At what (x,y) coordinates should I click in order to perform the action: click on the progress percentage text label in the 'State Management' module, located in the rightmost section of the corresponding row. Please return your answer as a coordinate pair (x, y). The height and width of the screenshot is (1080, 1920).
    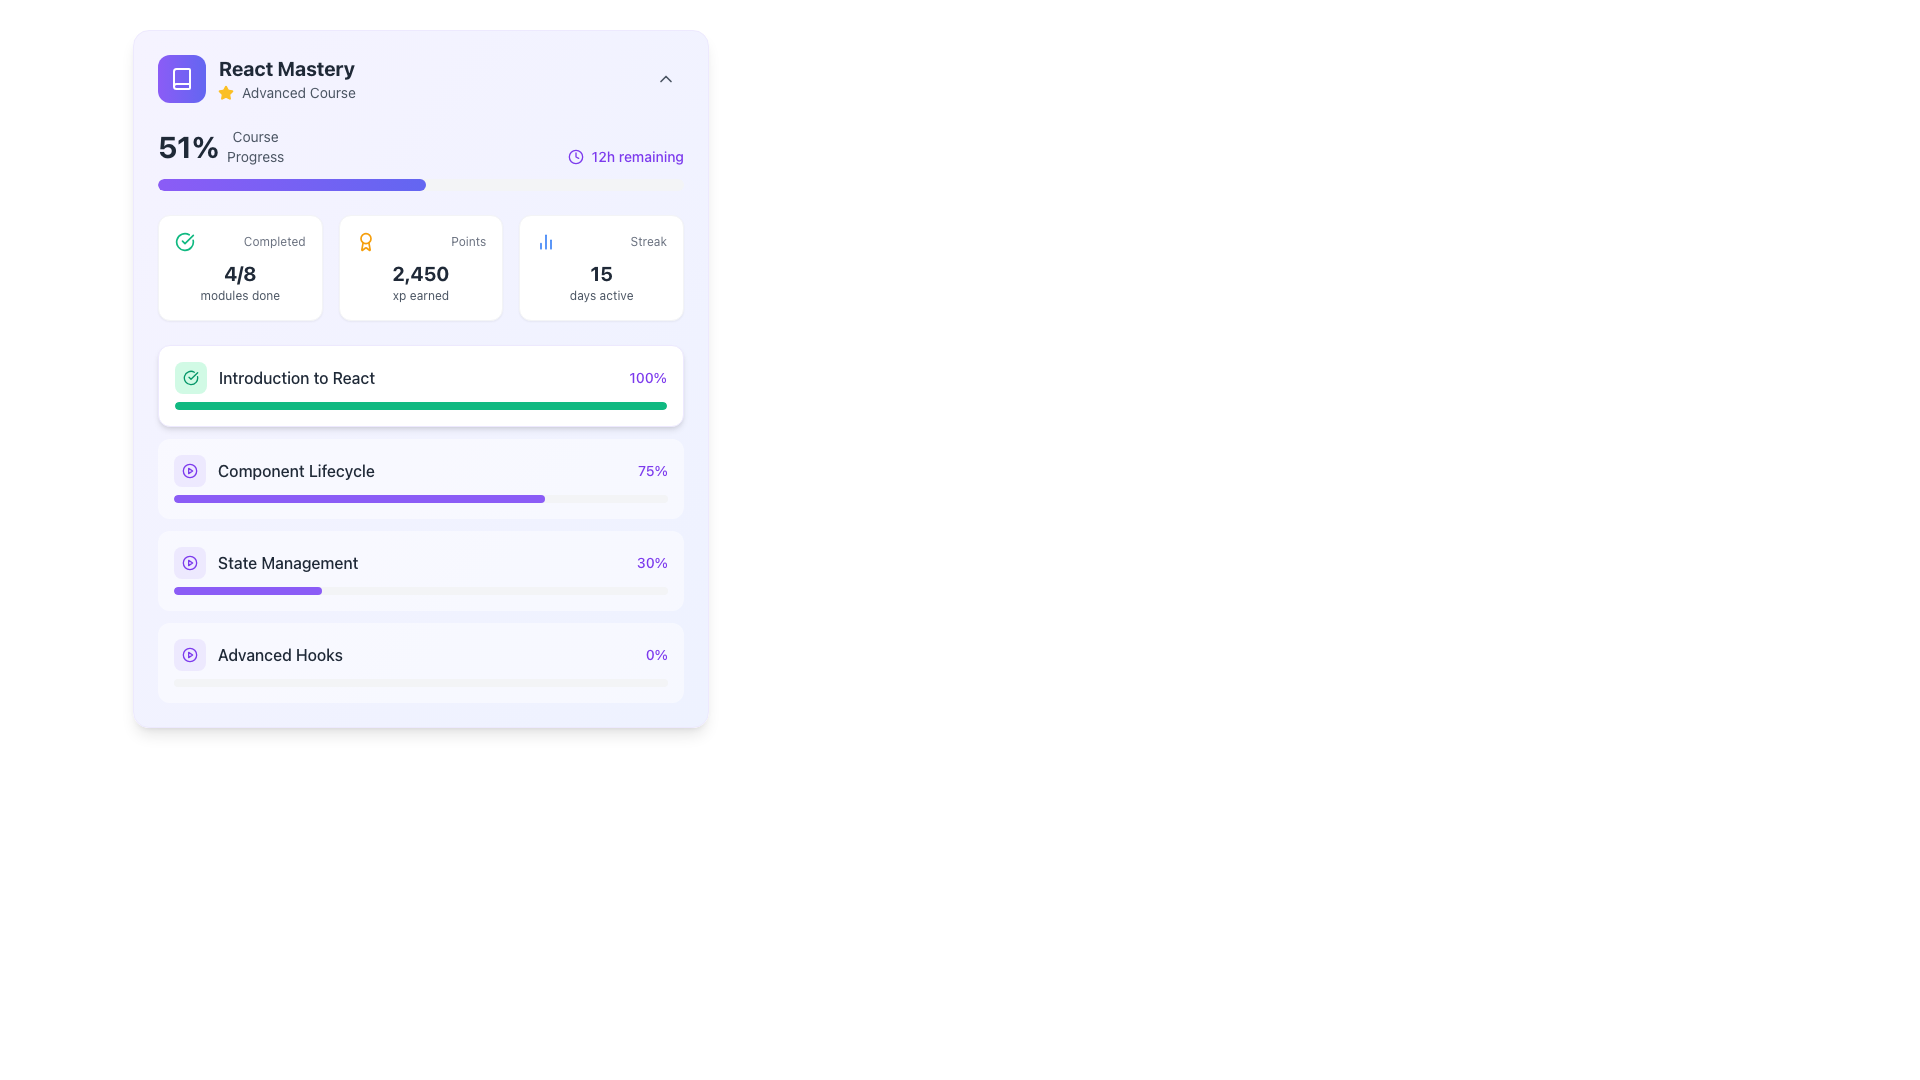
    Looking at the image, I should click on (652, 563).